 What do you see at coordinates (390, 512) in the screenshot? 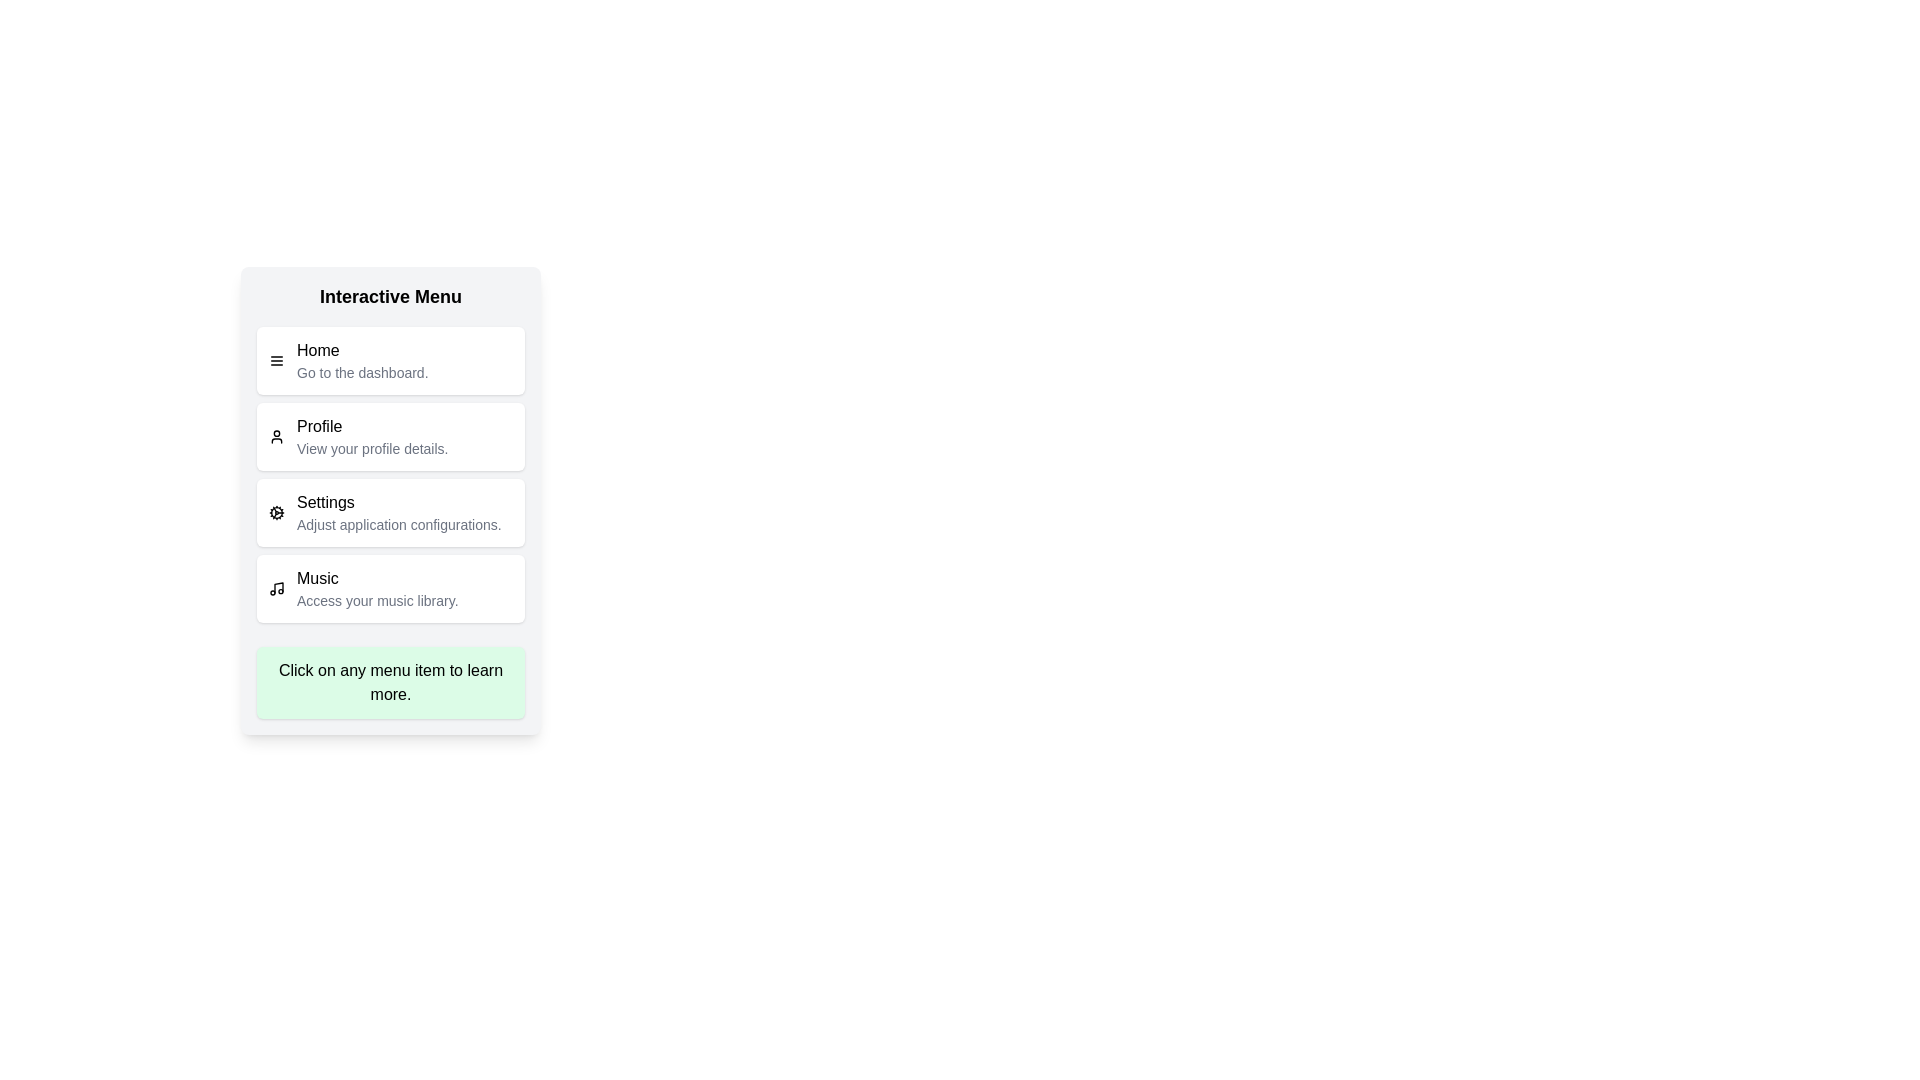
I see `the menu item labeled Settings to view its description` at bounding box center [390, 512].